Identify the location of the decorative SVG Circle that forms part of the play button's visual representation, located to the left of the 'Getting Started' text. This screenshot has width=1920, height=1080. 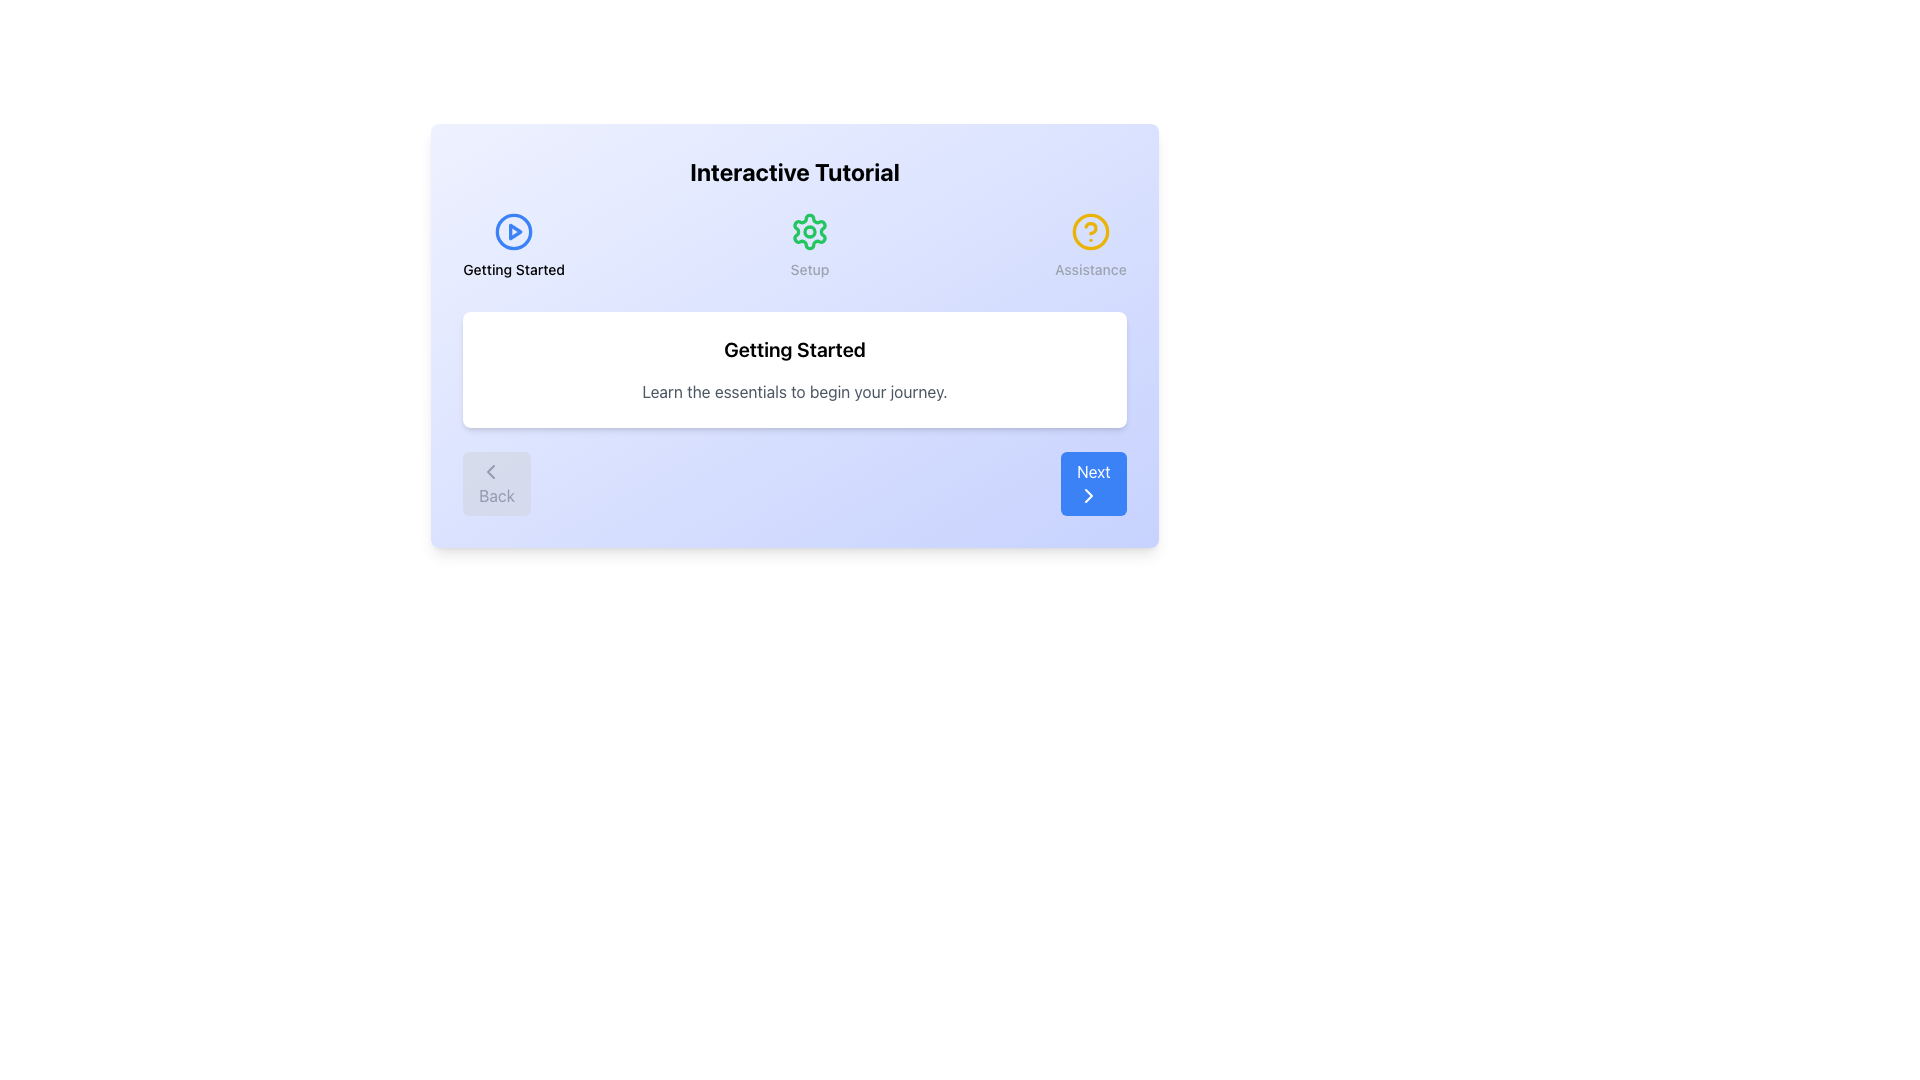
(514, 230).